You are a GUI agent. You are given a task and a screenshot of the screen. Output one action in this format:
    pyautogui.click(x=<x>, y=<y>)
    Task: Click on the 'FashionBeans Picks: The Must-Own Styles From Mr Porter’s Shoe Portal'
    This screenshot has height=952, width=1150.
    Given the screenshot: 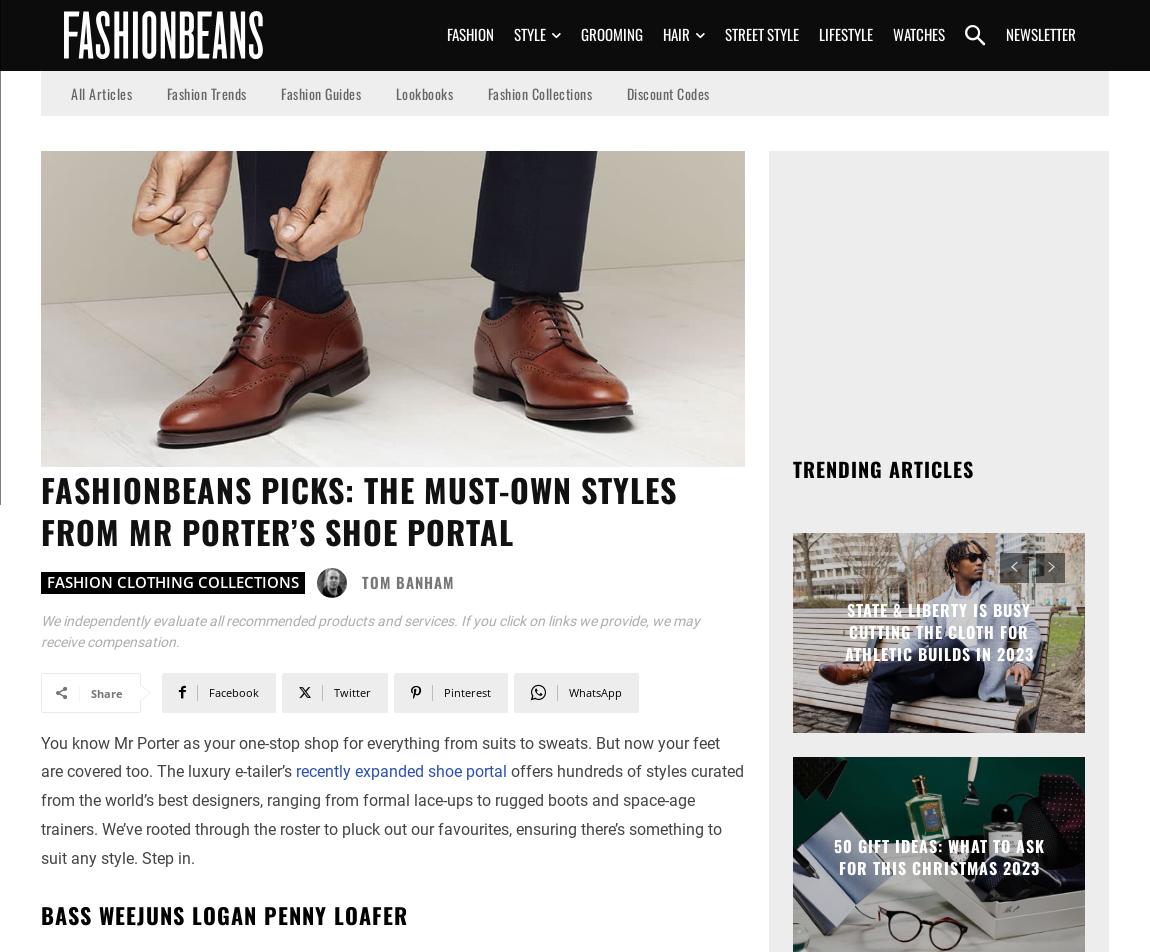 What is the action you would take?
    pyautogui.click(x=40, y=509)
    